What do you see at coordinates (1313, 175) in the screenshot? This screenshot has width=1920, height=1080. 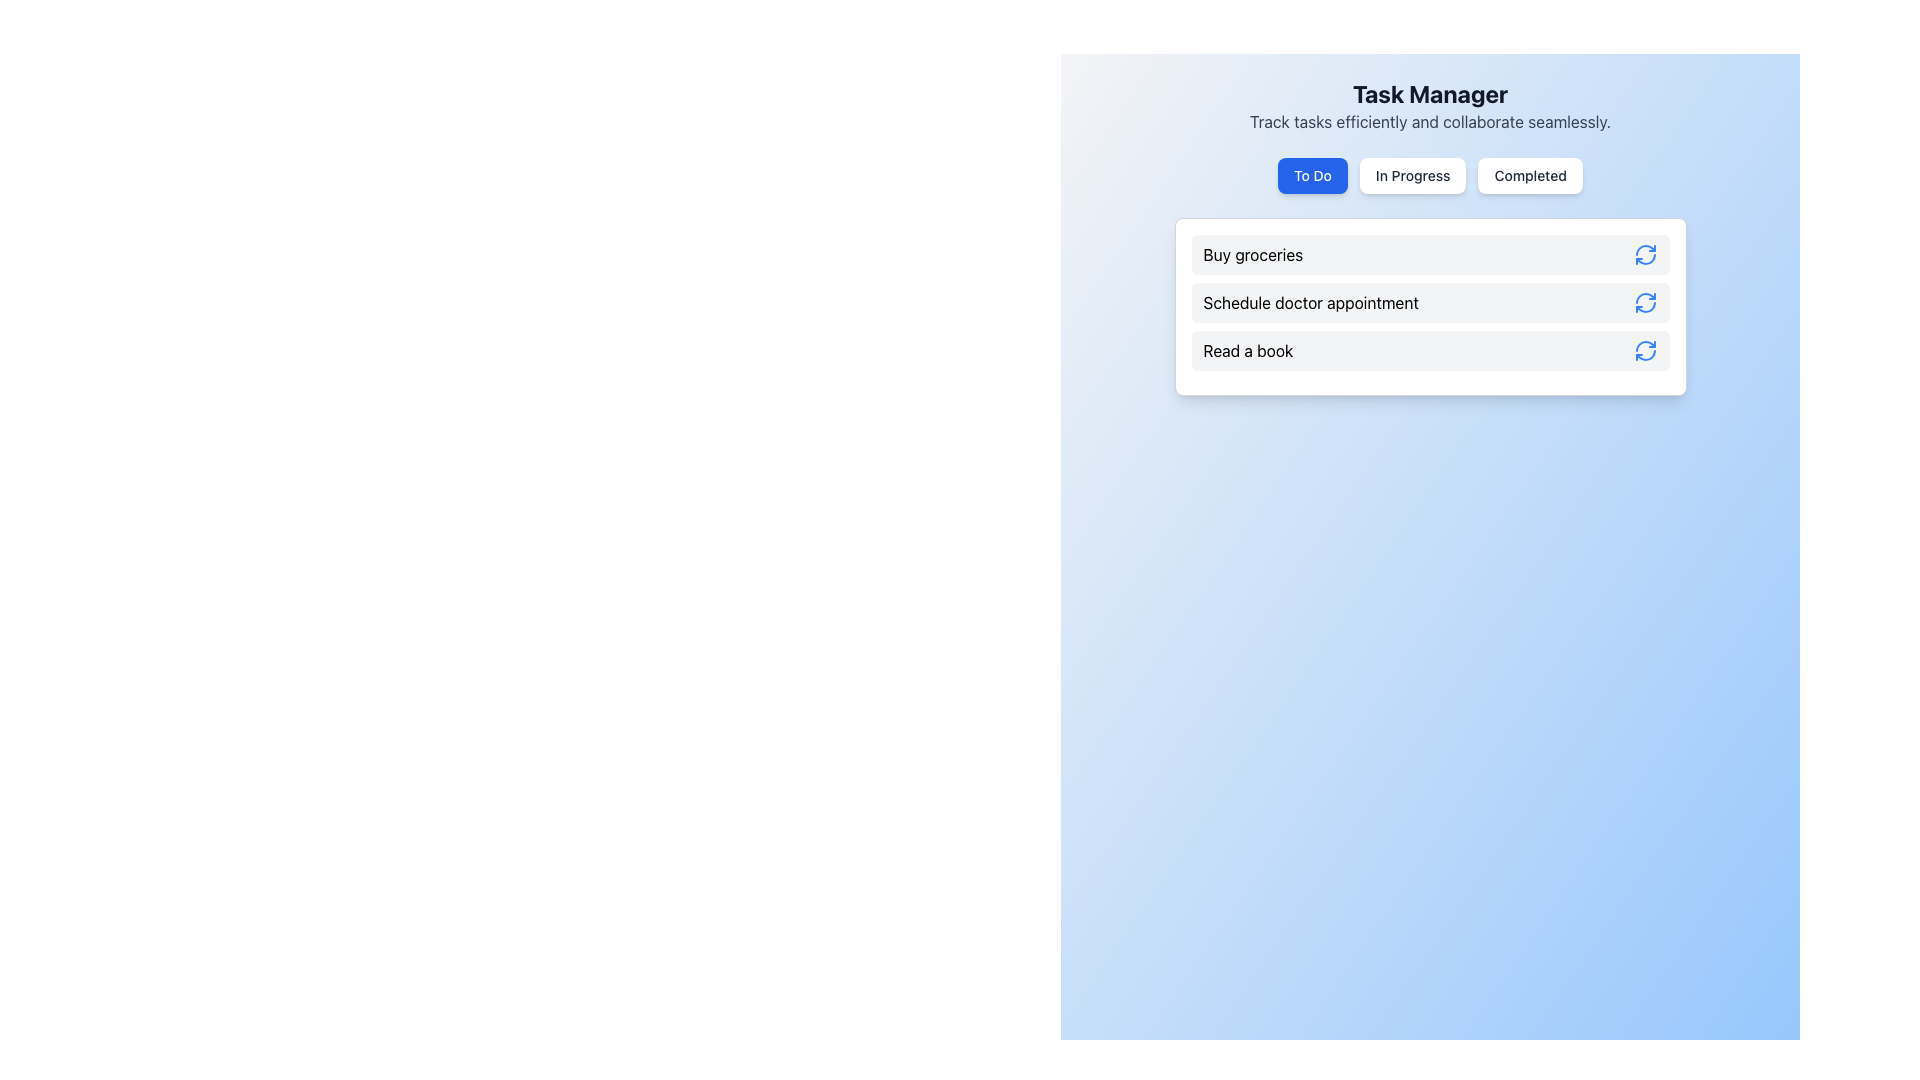 I see `the 'To Do' button, which is a rectangular button with rounded corners, a blue background, and white text` at bounding box center [1313, 175].